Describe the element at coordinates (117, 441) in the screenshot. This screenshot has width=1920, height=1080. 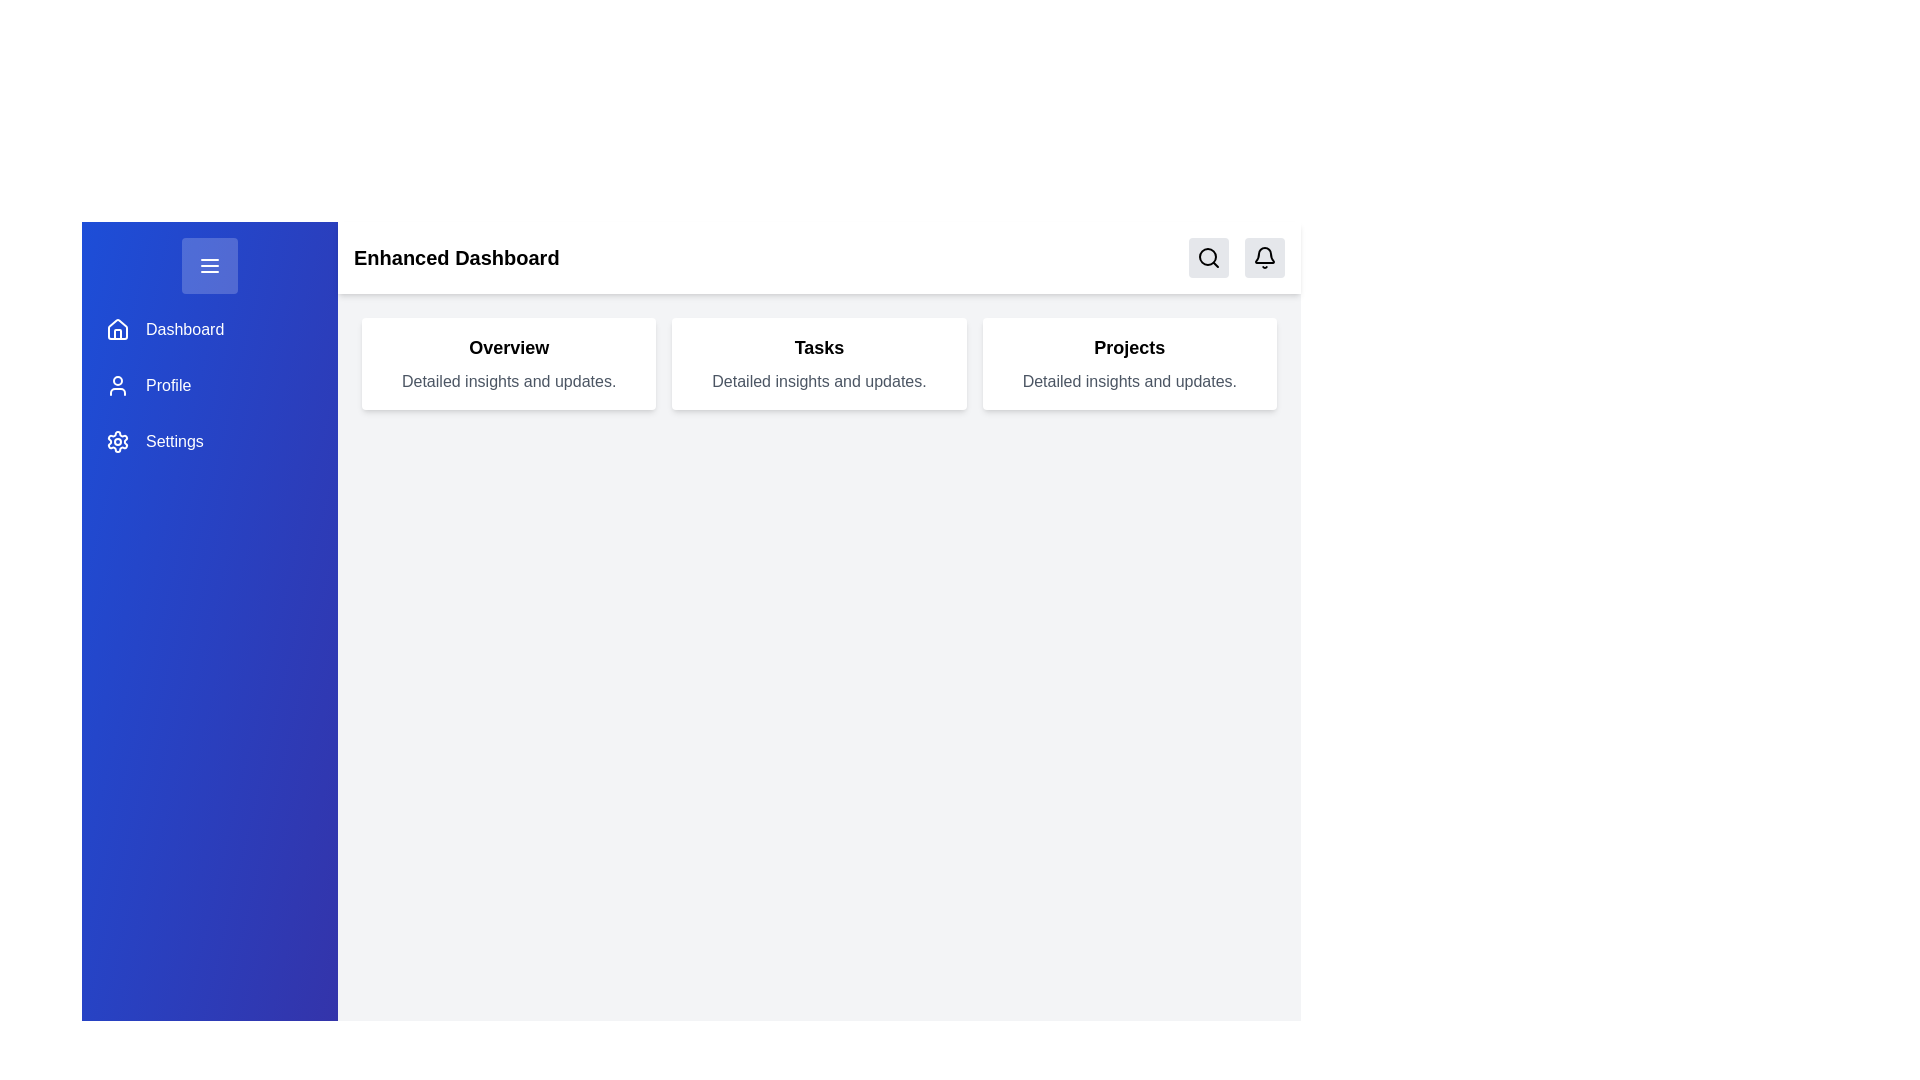
I see `the SVG icon of a settings cogwheel located in the left-hand vertical navigation bar, which is the third icon from the top` at that location.